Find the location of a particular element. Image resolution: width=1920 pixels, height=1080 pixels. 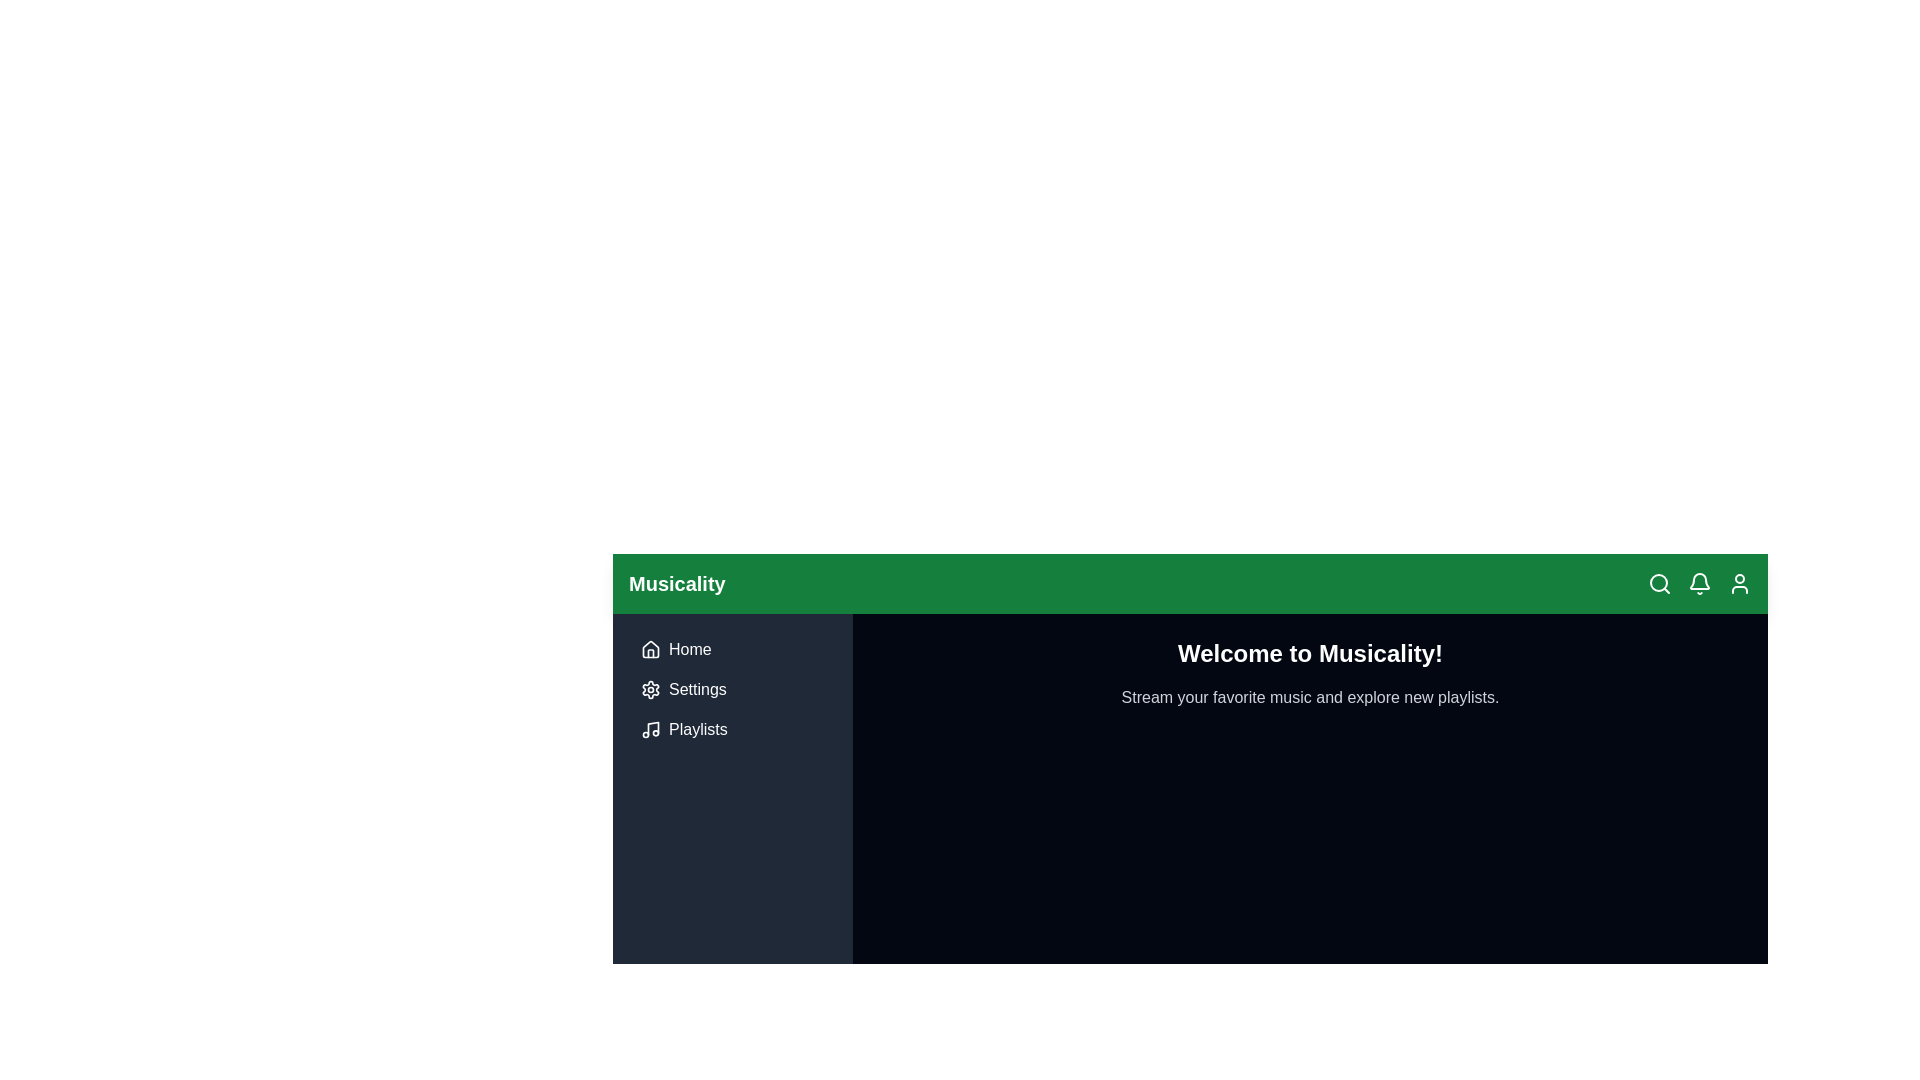

the musical note SVG element located at the bottom of the side navigation menu, adjacent to the 'Playlists' text label is located at coordinates (653, 728).